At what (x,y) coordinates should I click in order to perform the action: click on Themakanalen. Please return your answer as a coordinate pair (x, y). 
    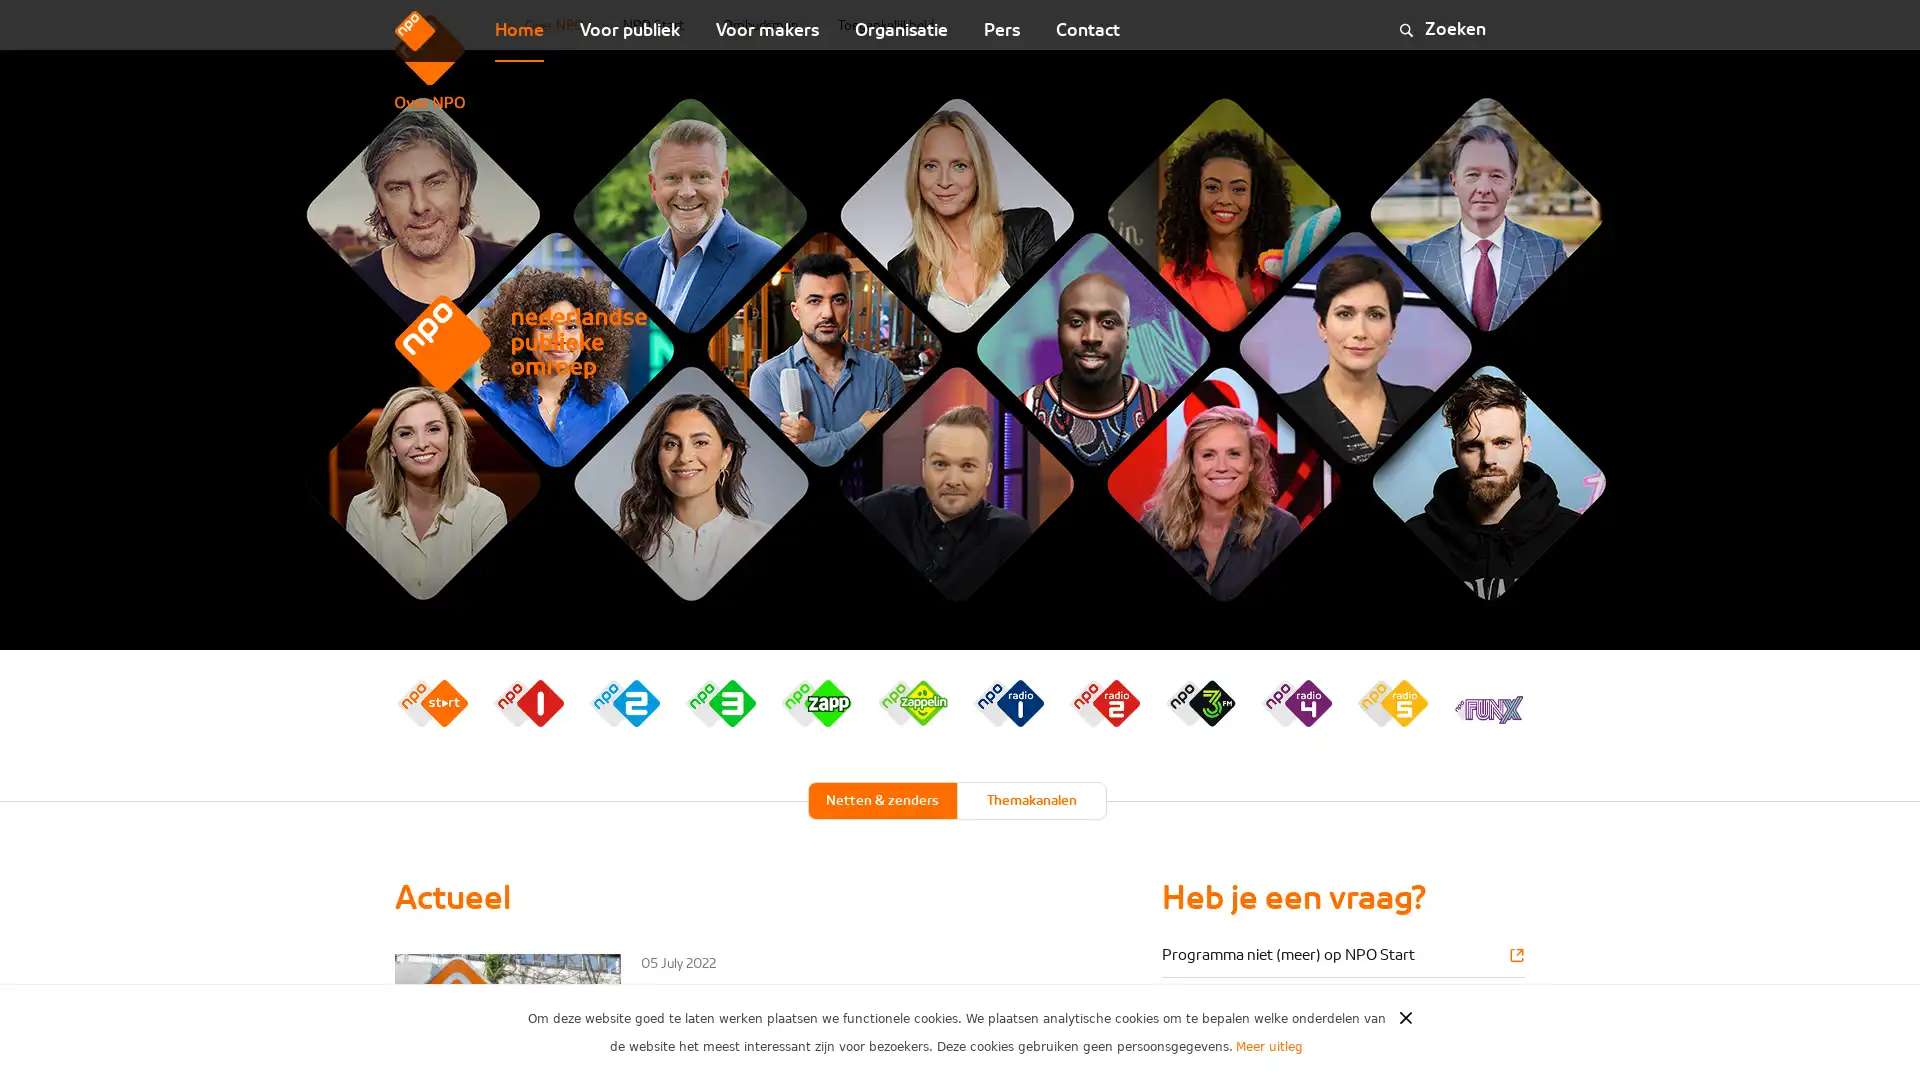
    Looking at the image, I should click on (1031, 800).